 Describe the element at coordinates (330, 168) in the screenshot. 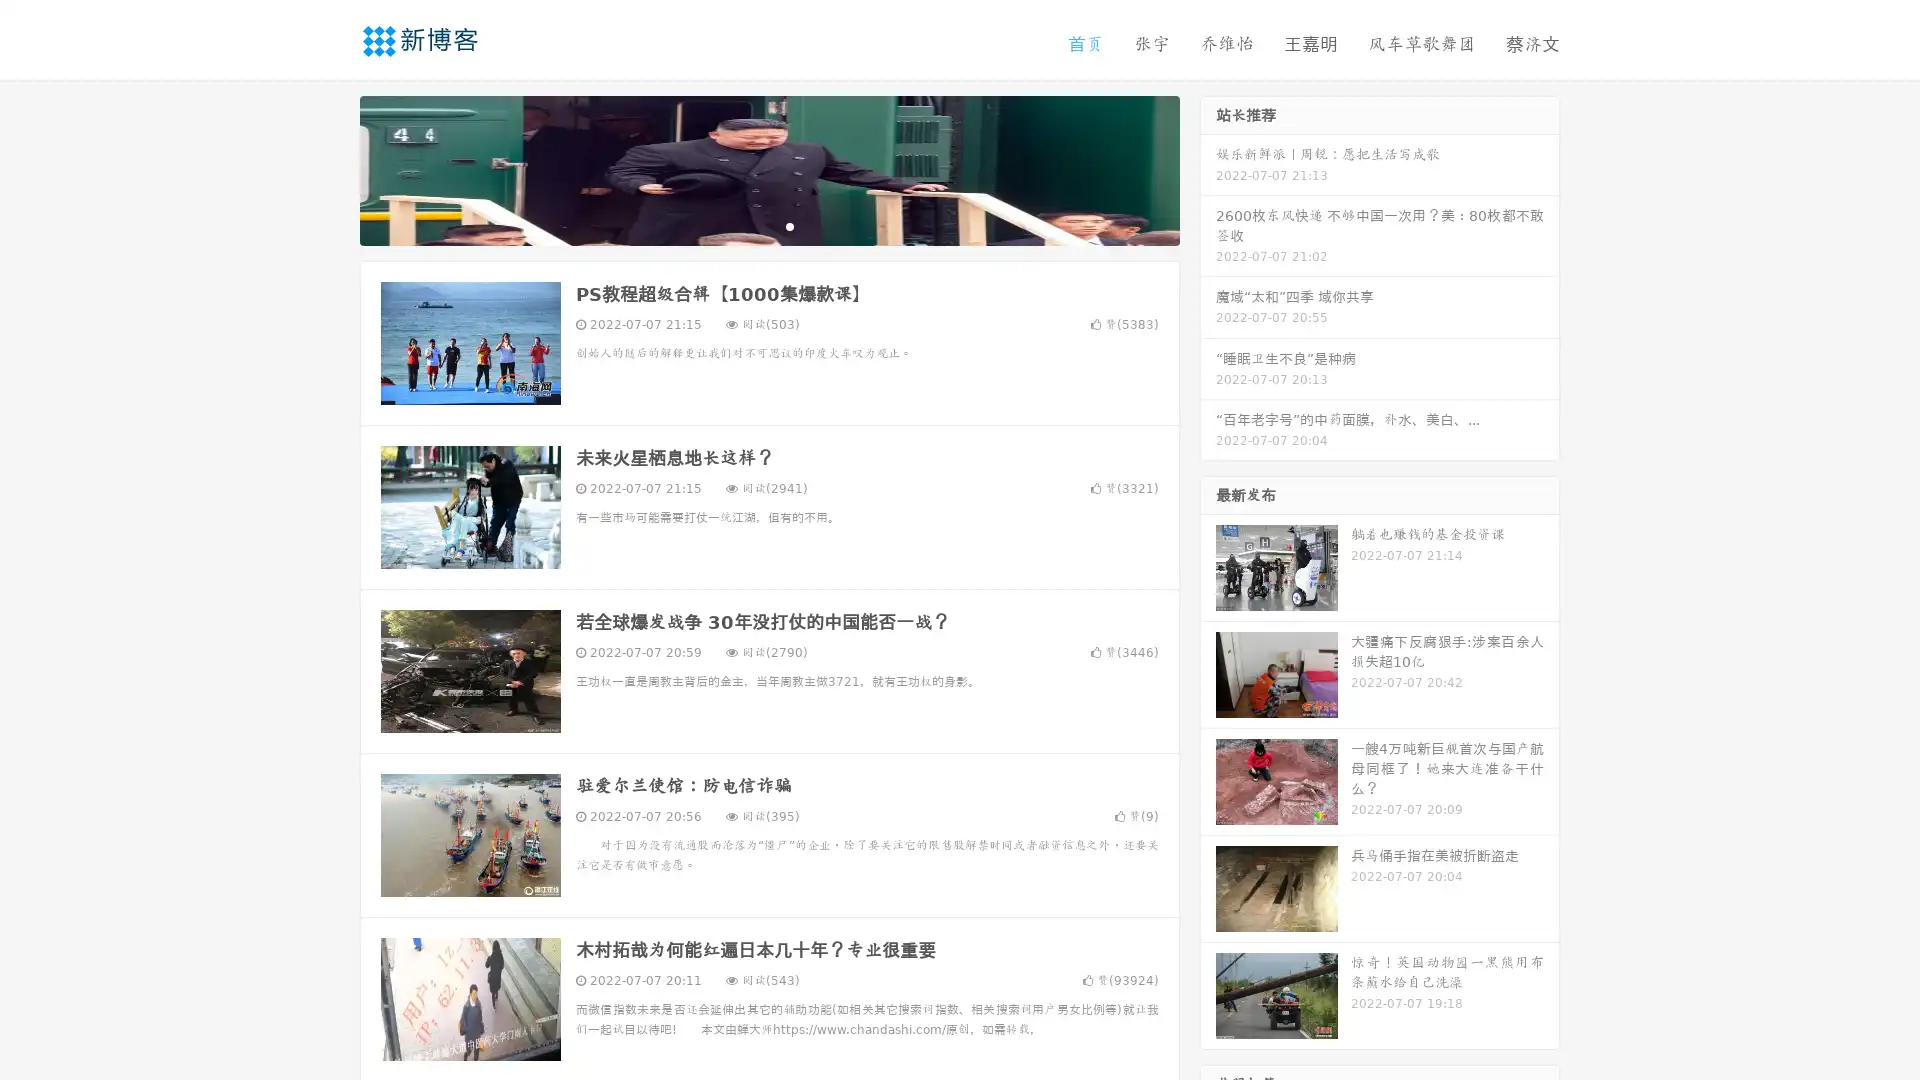

I see `Previous slide` at that location.